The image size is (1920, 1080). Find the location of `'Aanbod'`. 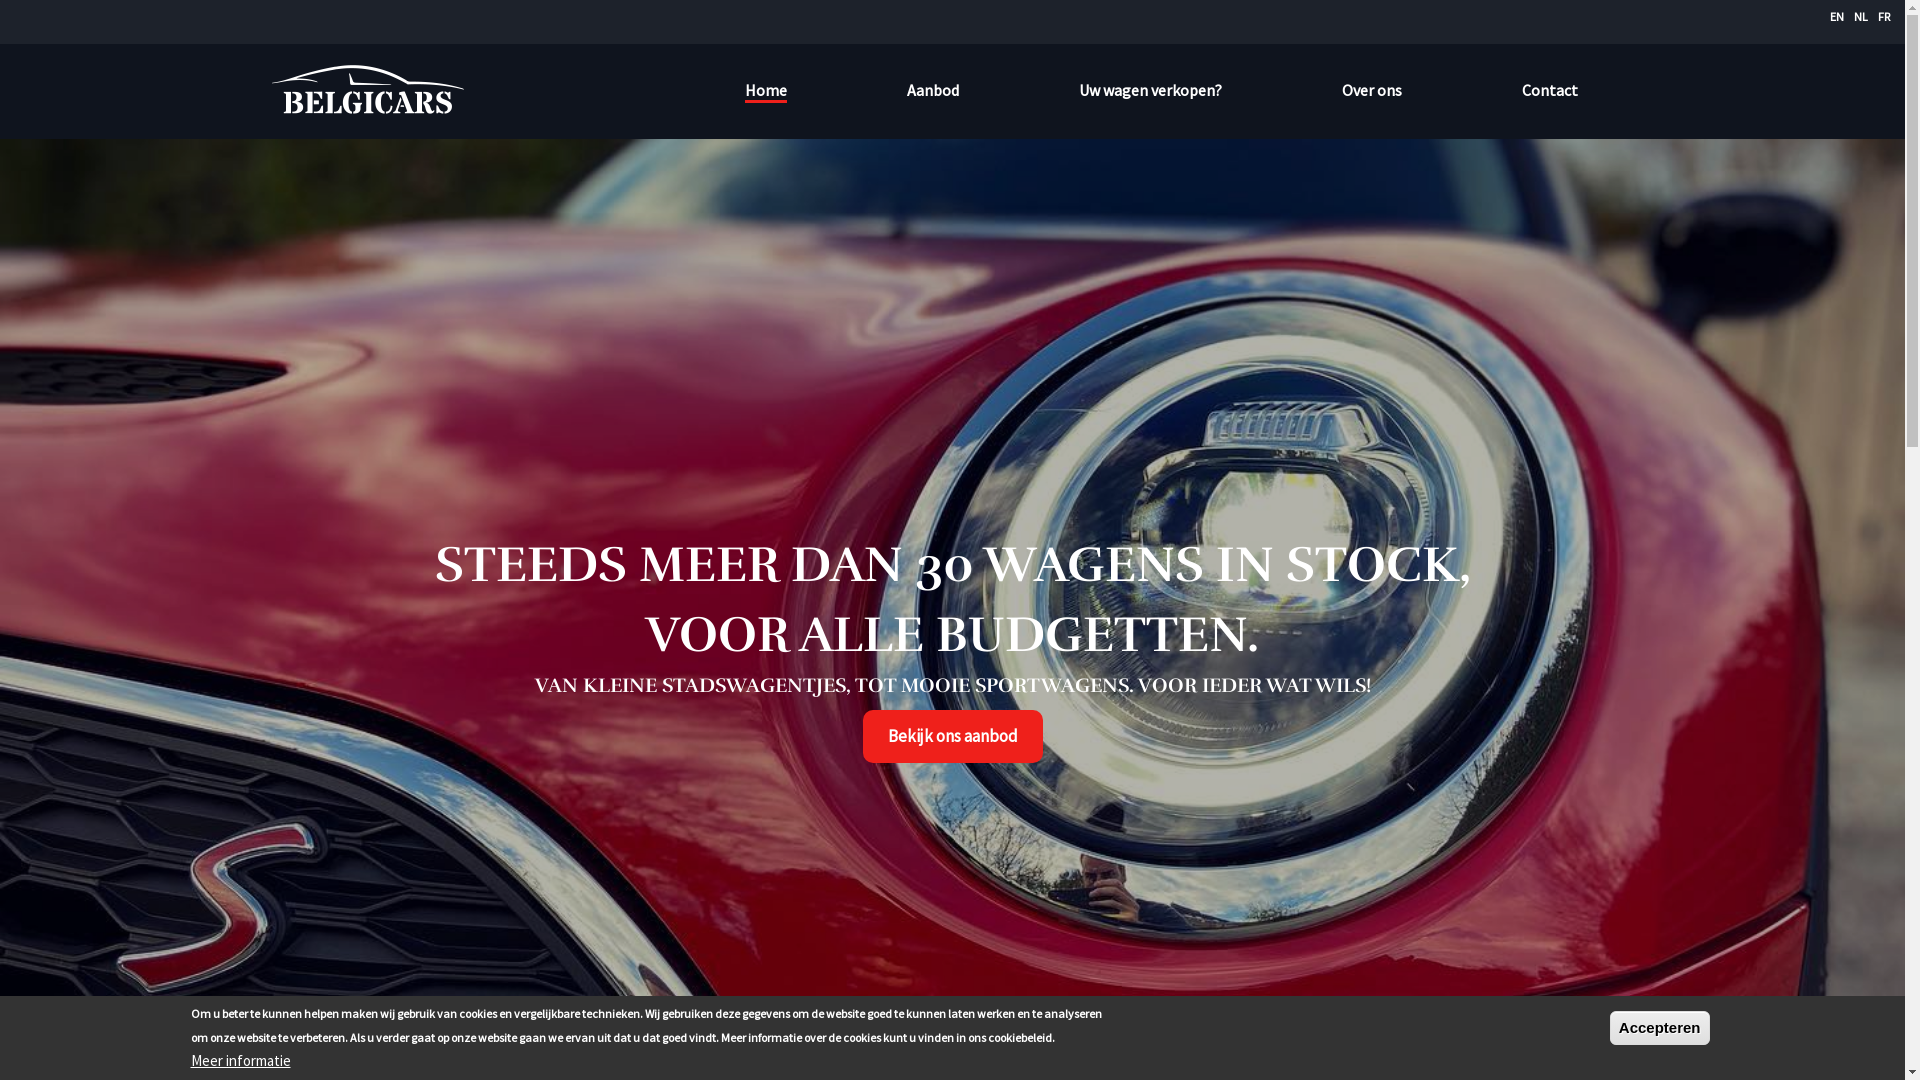

'Aanbod' is located at coordinates (930, 88).